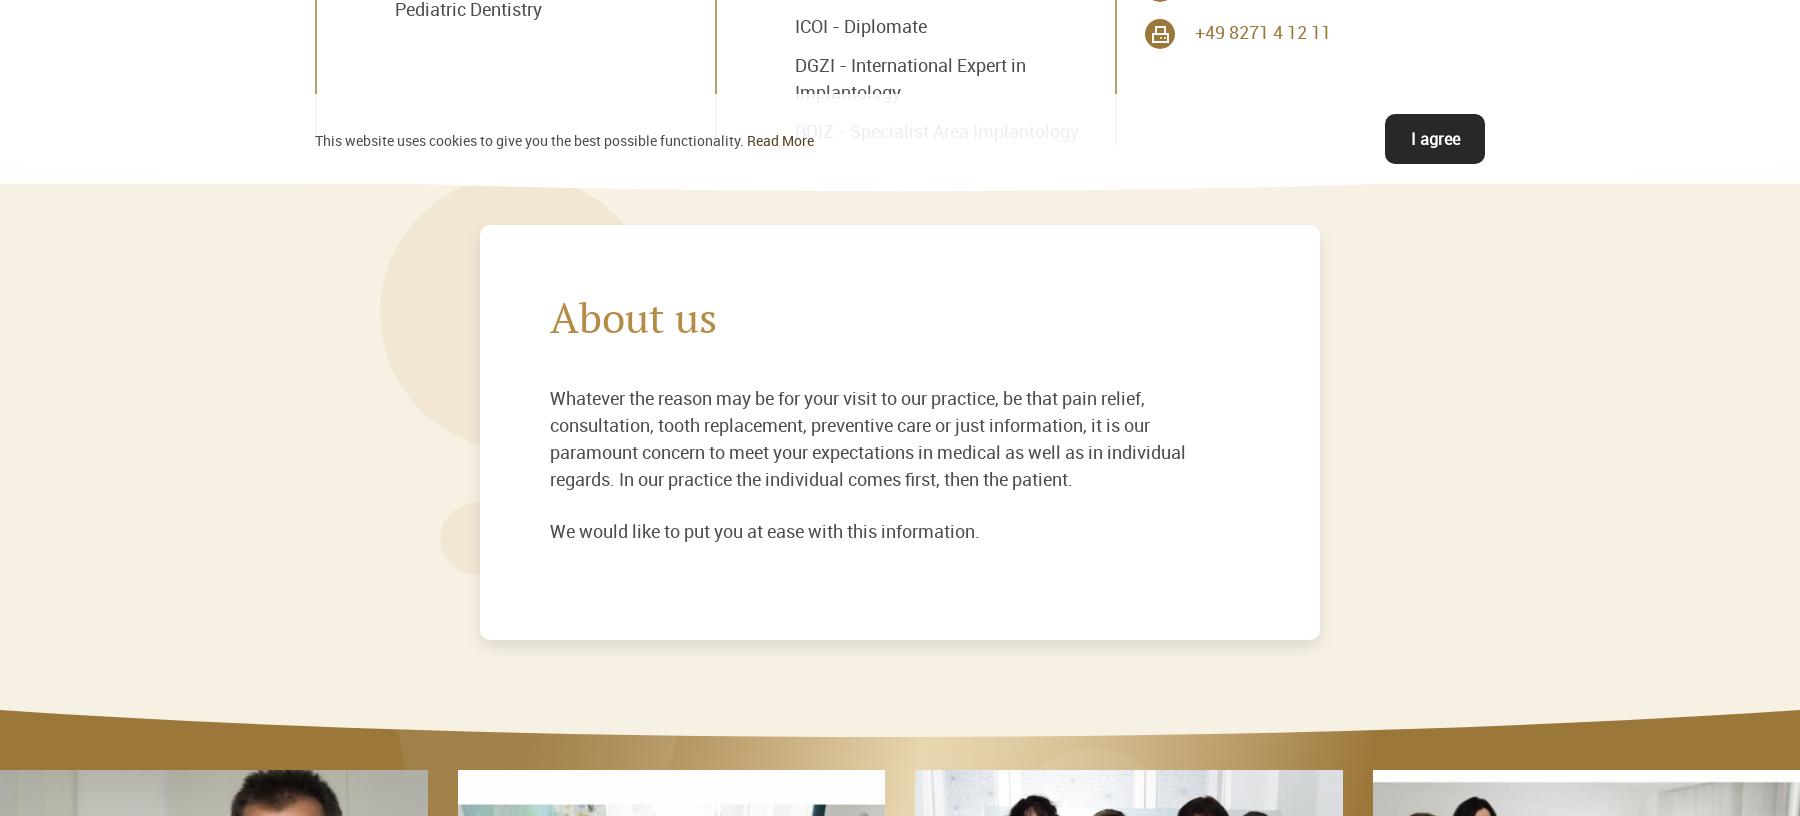 The width and height of the screenshot is (1800, 816). I want to click on 'Read More', so click(779, 140).